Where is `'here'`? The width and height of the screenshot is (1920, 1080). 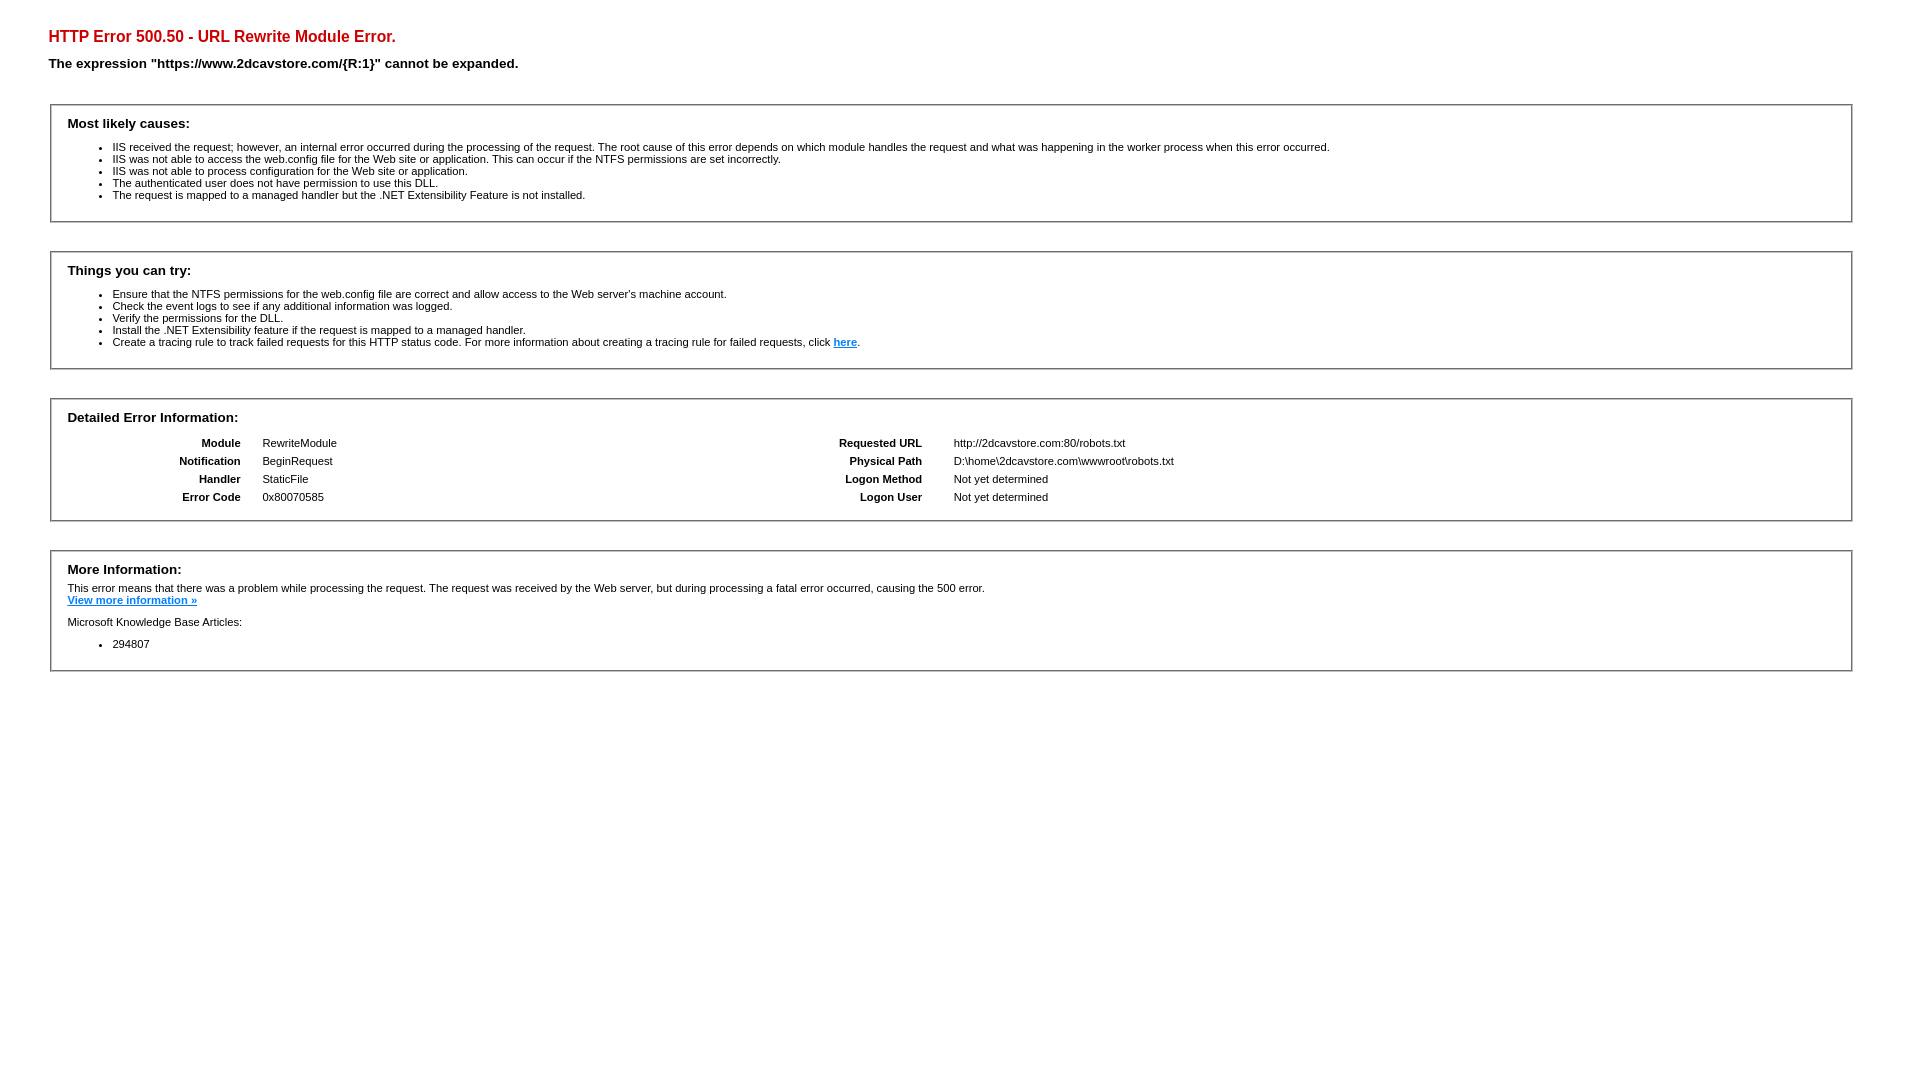 'here' is located at coordinates (844, 341).